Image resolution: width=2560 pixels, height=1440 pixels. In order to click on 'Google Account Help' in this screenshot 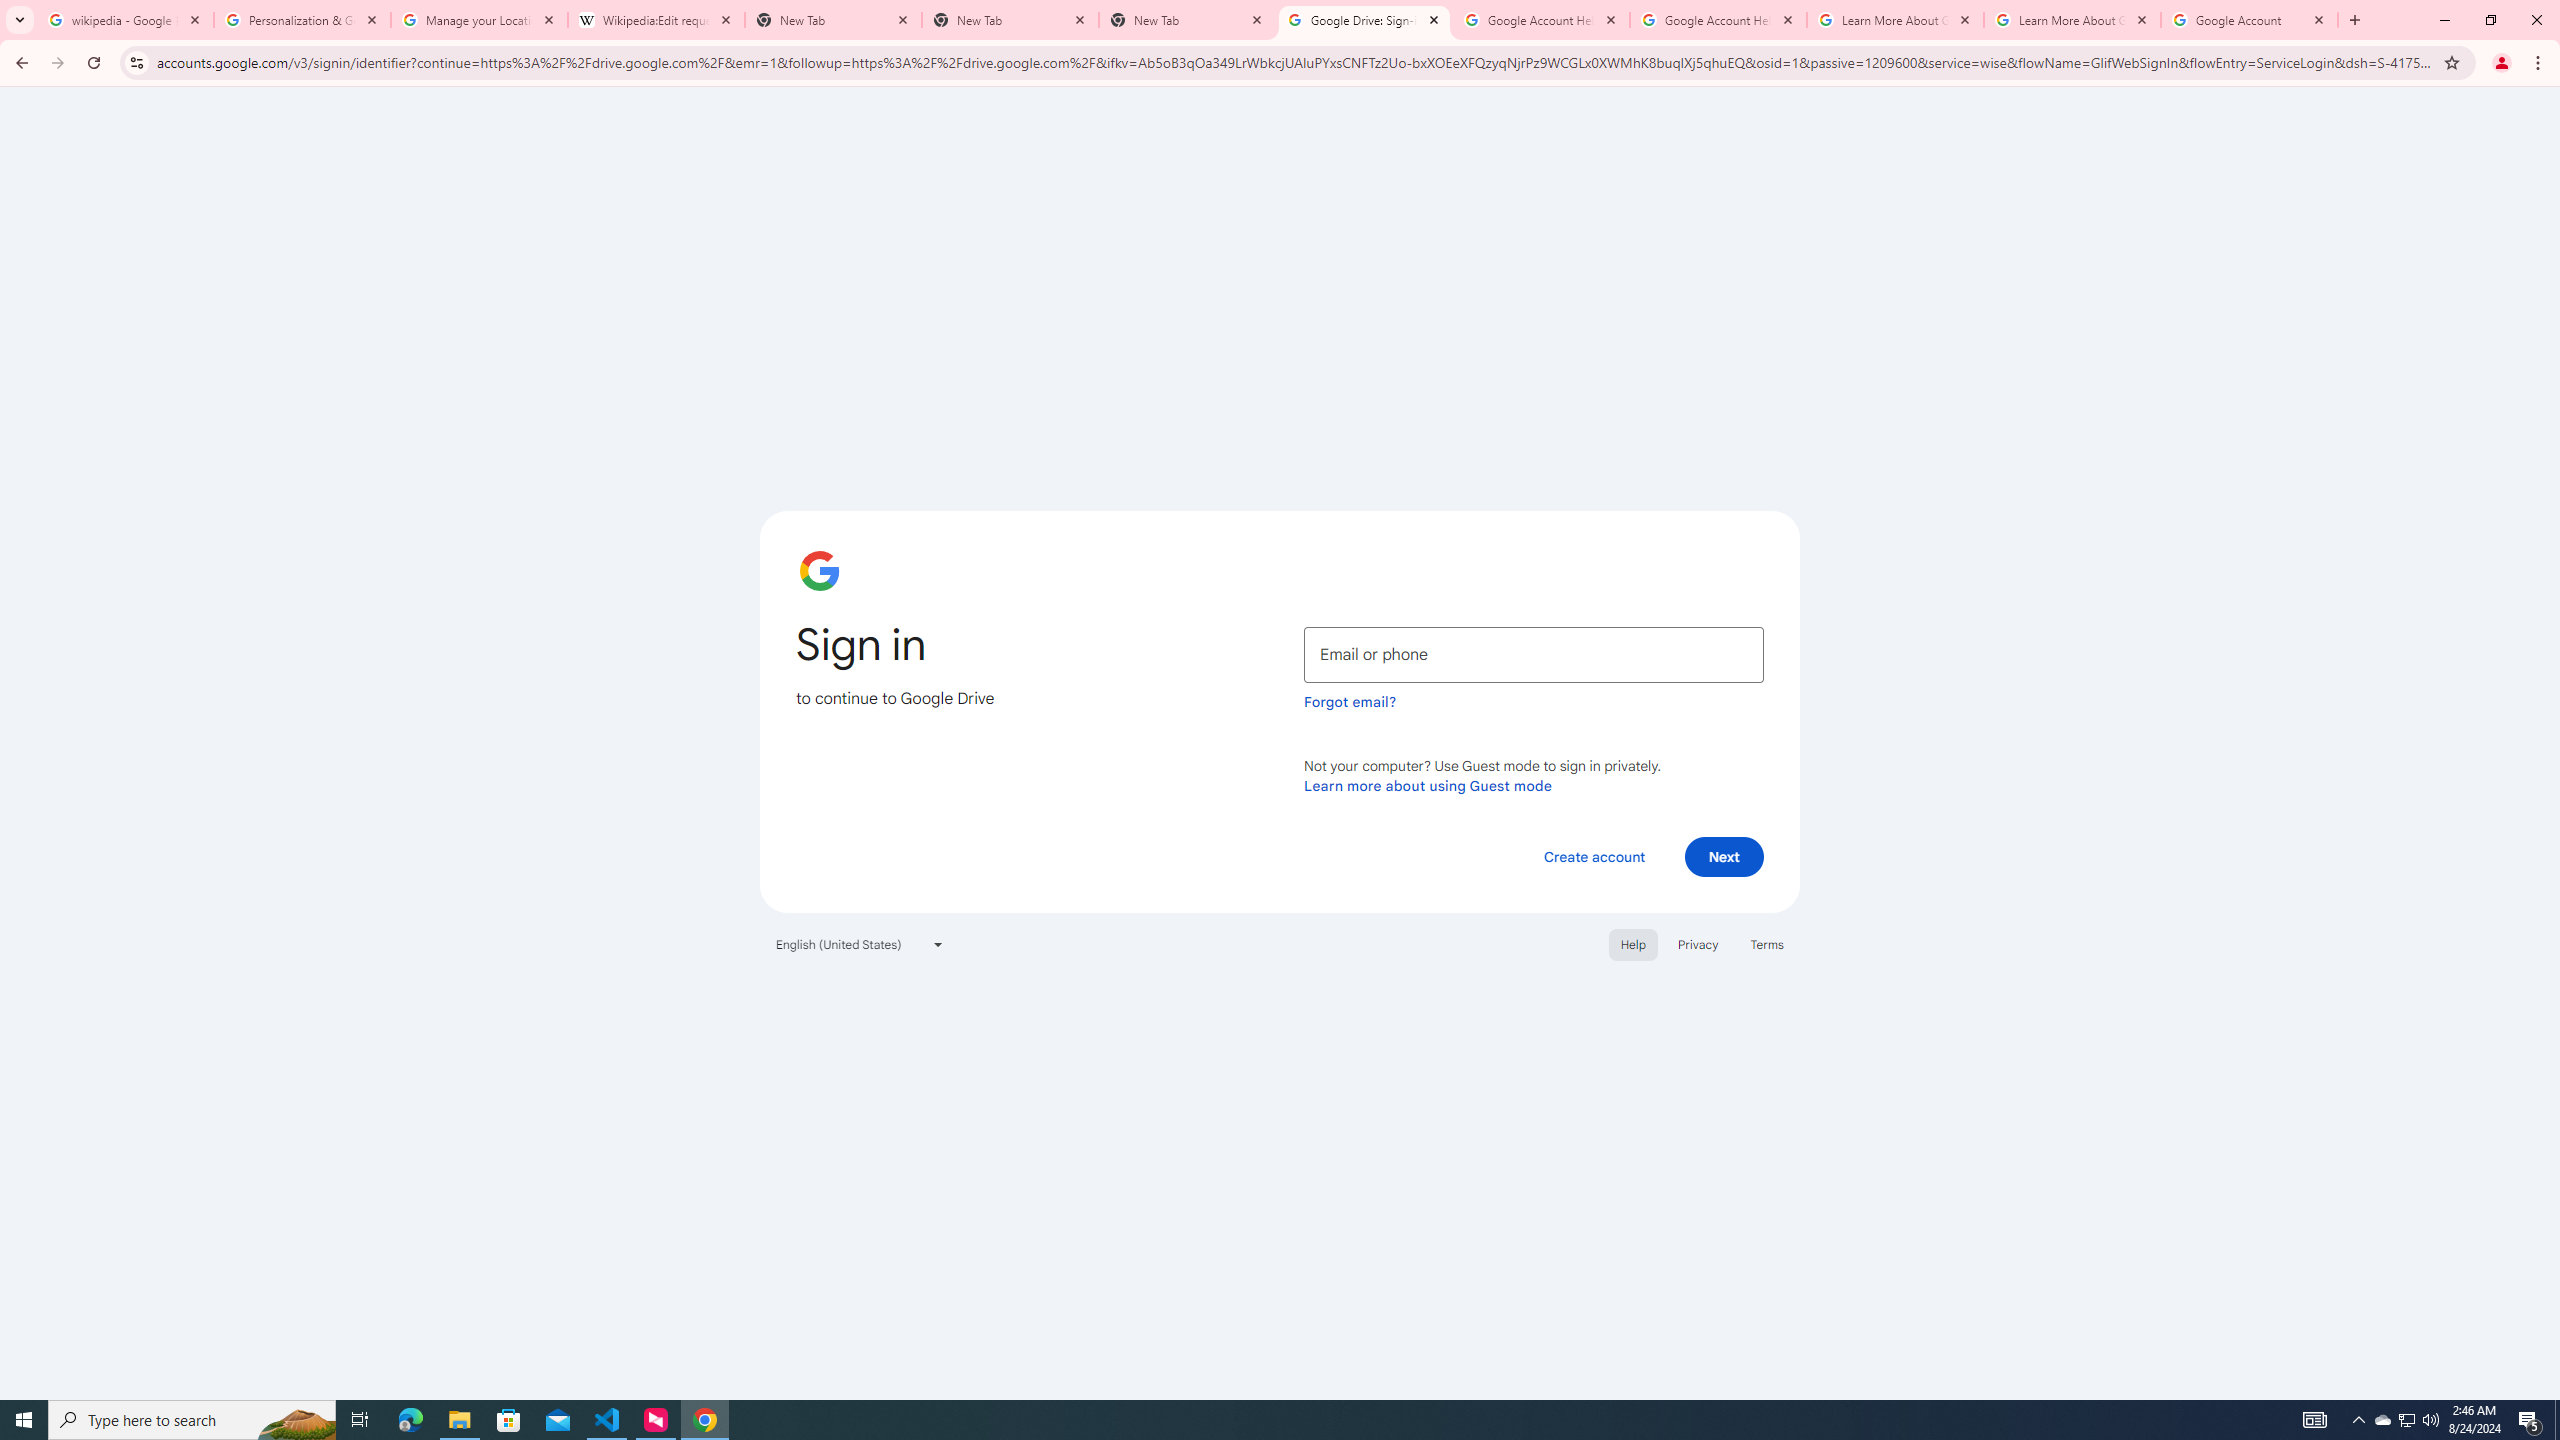, I will do `click(1716, 19)`.